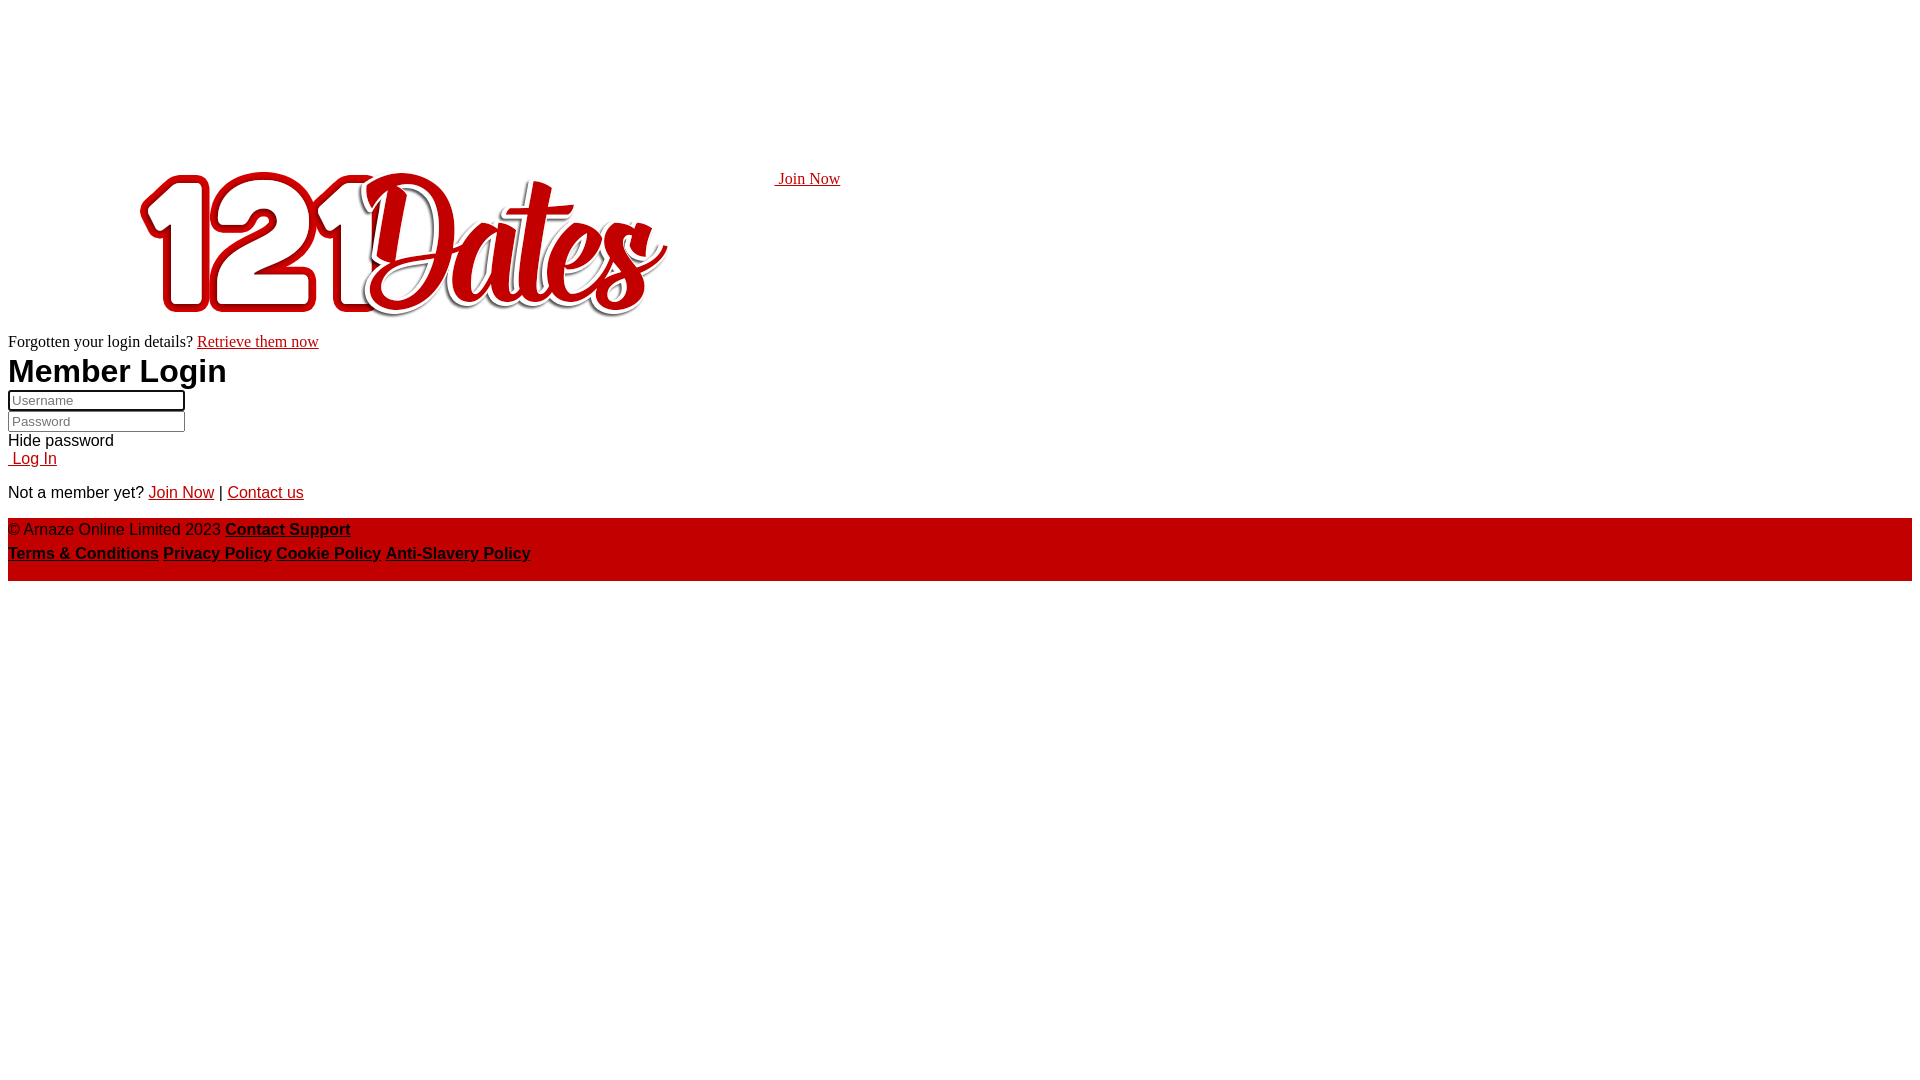 The width and height of the screenshot is (1920, 1080). I want to click on 'Cookie Policy', so click(328, 553).